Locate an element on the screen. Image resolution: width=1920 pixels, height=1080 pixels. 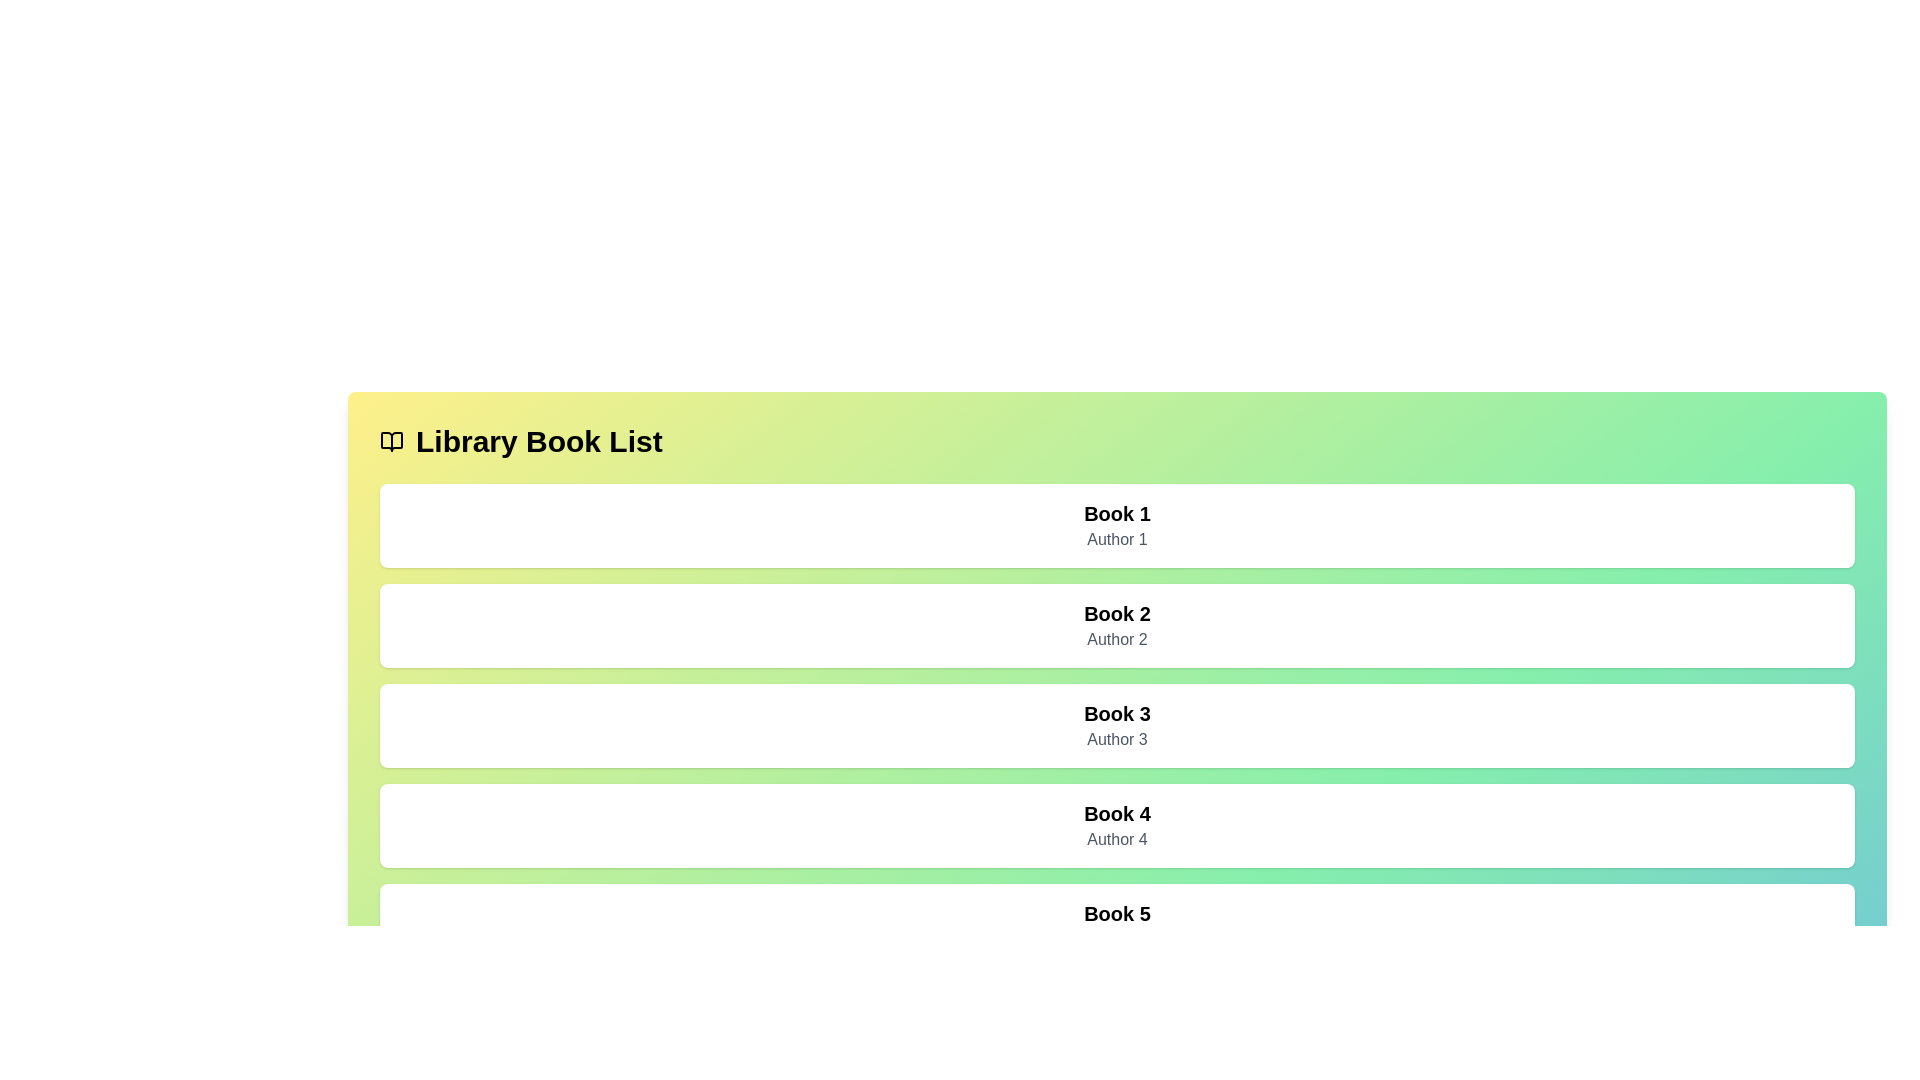
the text label displaying 'Book 3', which identifies a specific item in the list and is located in the third row above 'Author 3' is located at coordinates (1116, 712).